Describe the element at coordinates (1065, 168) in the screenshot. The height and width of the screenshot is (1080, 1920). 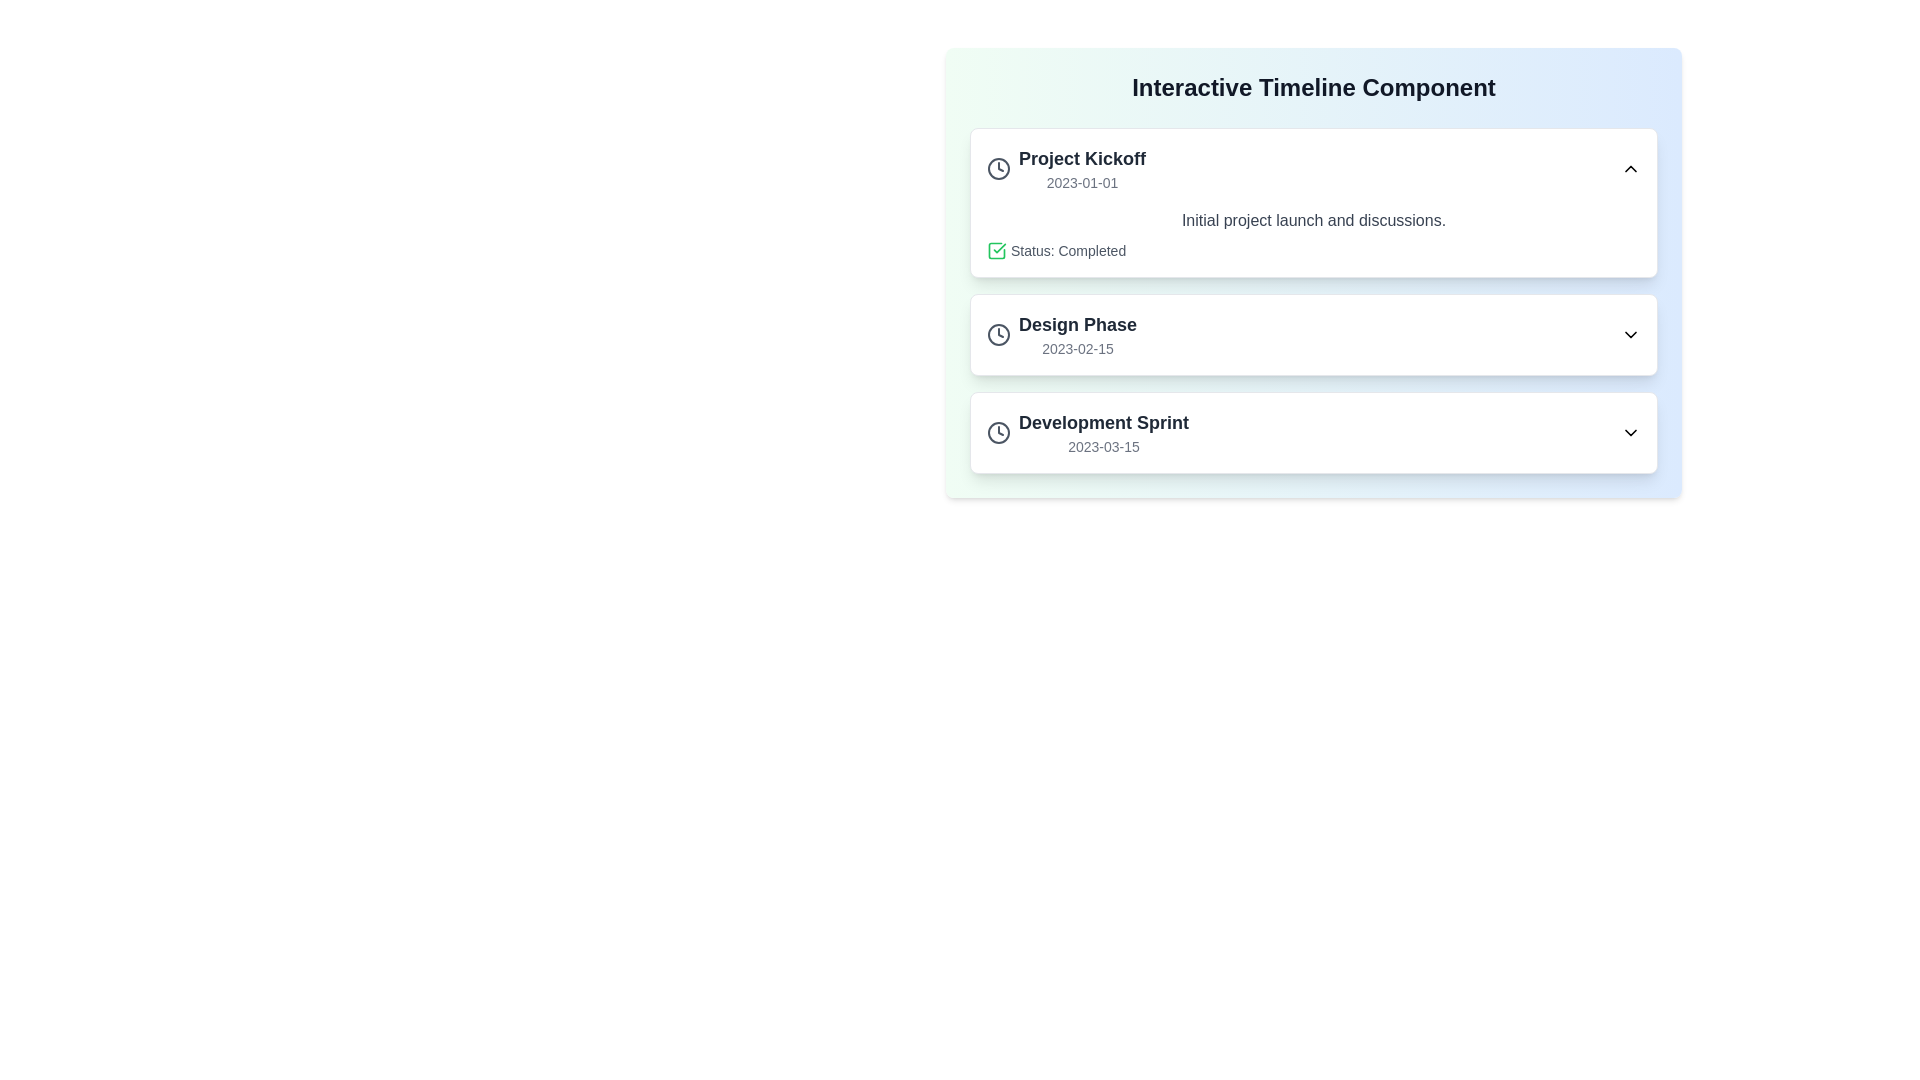
I see `the first Timeline Entry labeled 'Project Kickoff'` at that location.